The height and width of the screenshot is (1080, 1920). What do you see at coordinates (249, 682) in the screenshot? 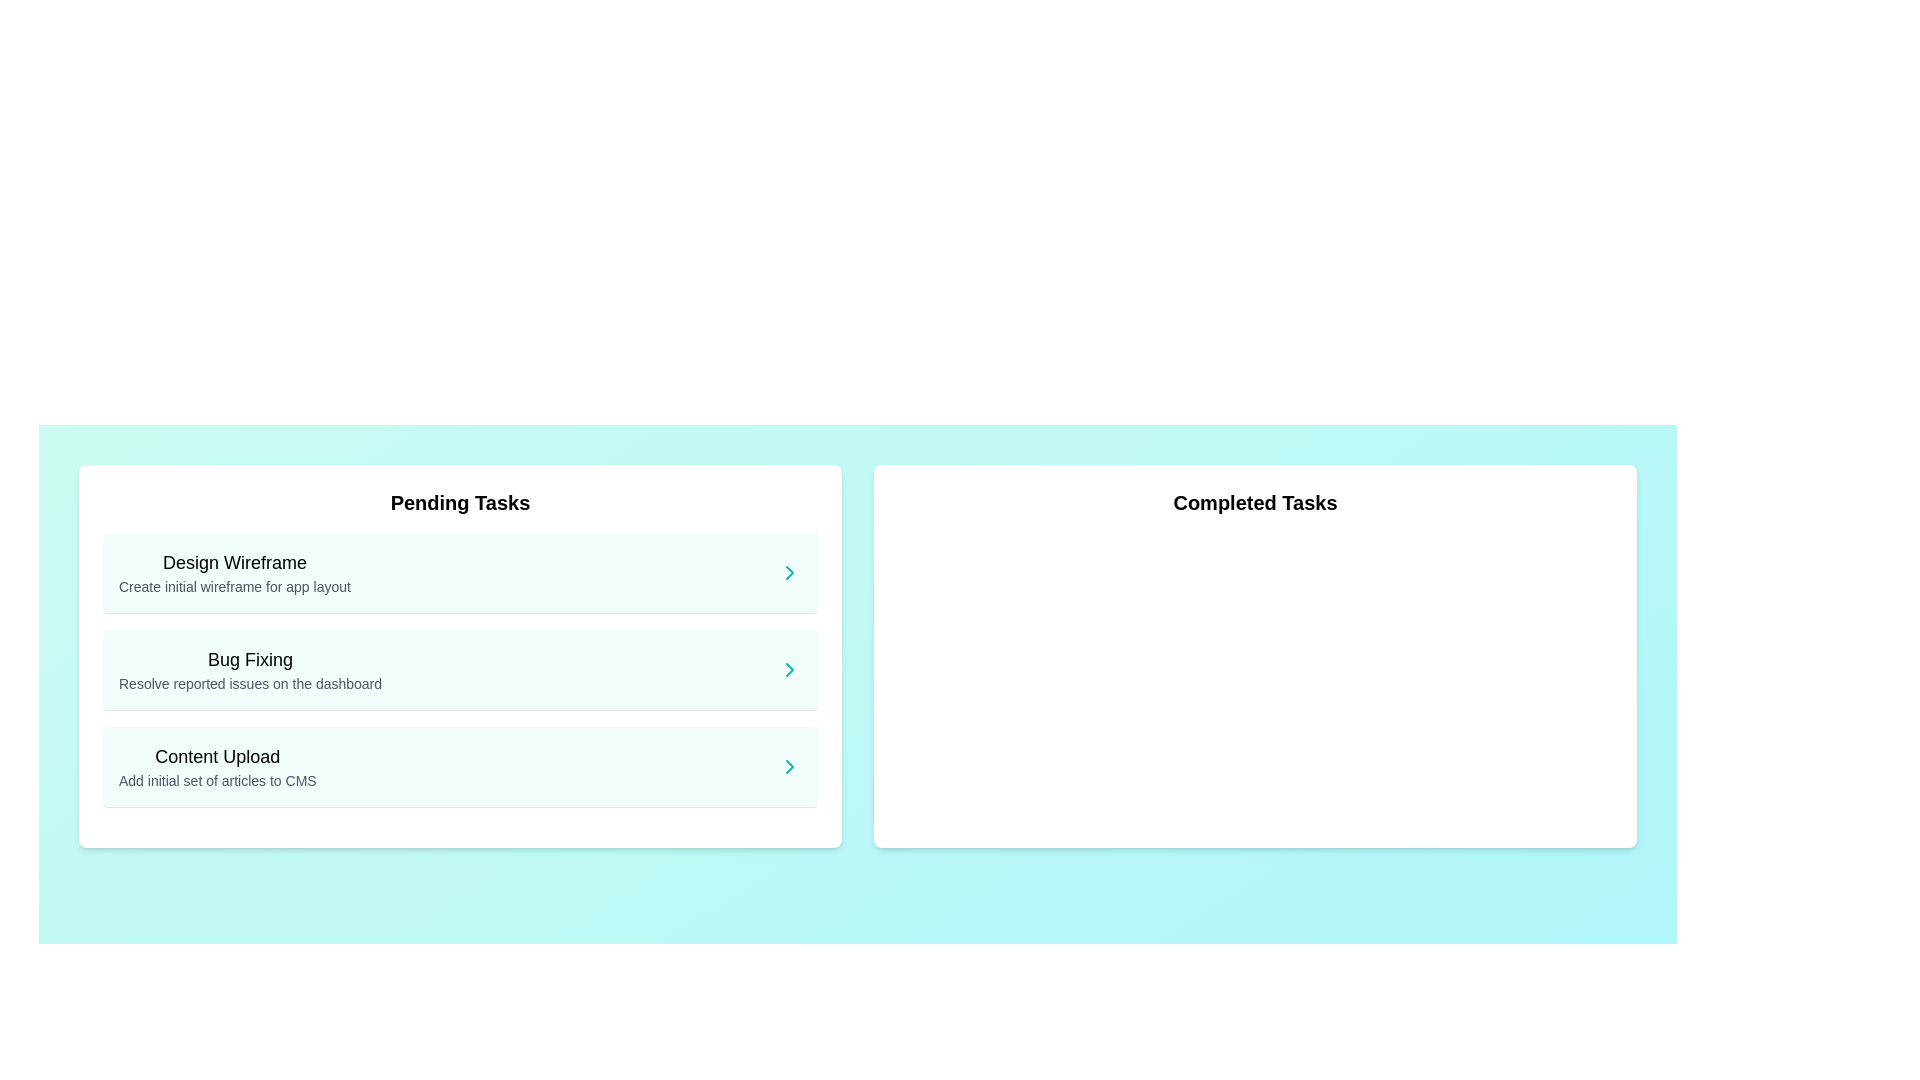
I see `the text label that reads 'Resolve reported issues on the dashboard.' located beneath the 'Bug Fixing' title in the 'Pending Tasks' panel` at bounding box center [249, 682].